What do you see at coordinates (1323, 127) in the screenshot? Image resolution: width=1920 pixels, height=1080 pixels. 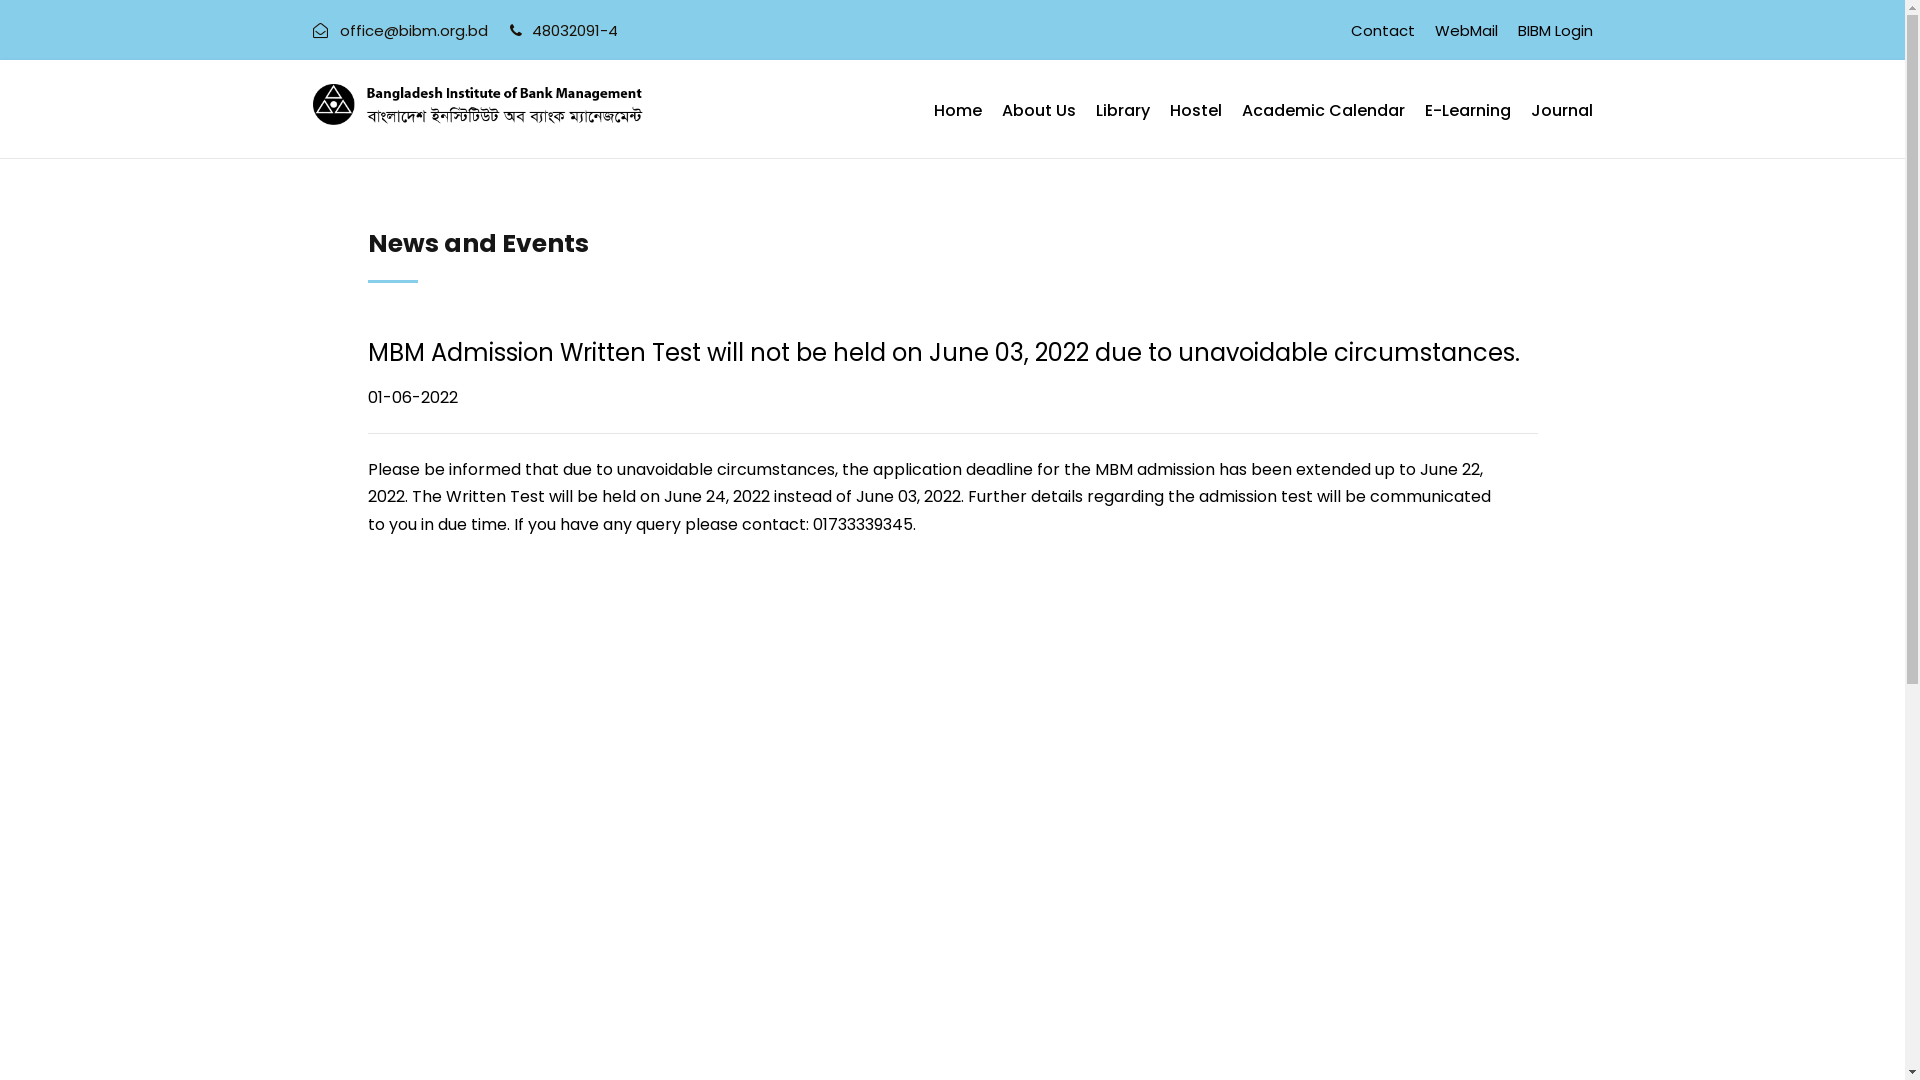 I see `'Academic Calendar'` at bounding box center [1323, 127].